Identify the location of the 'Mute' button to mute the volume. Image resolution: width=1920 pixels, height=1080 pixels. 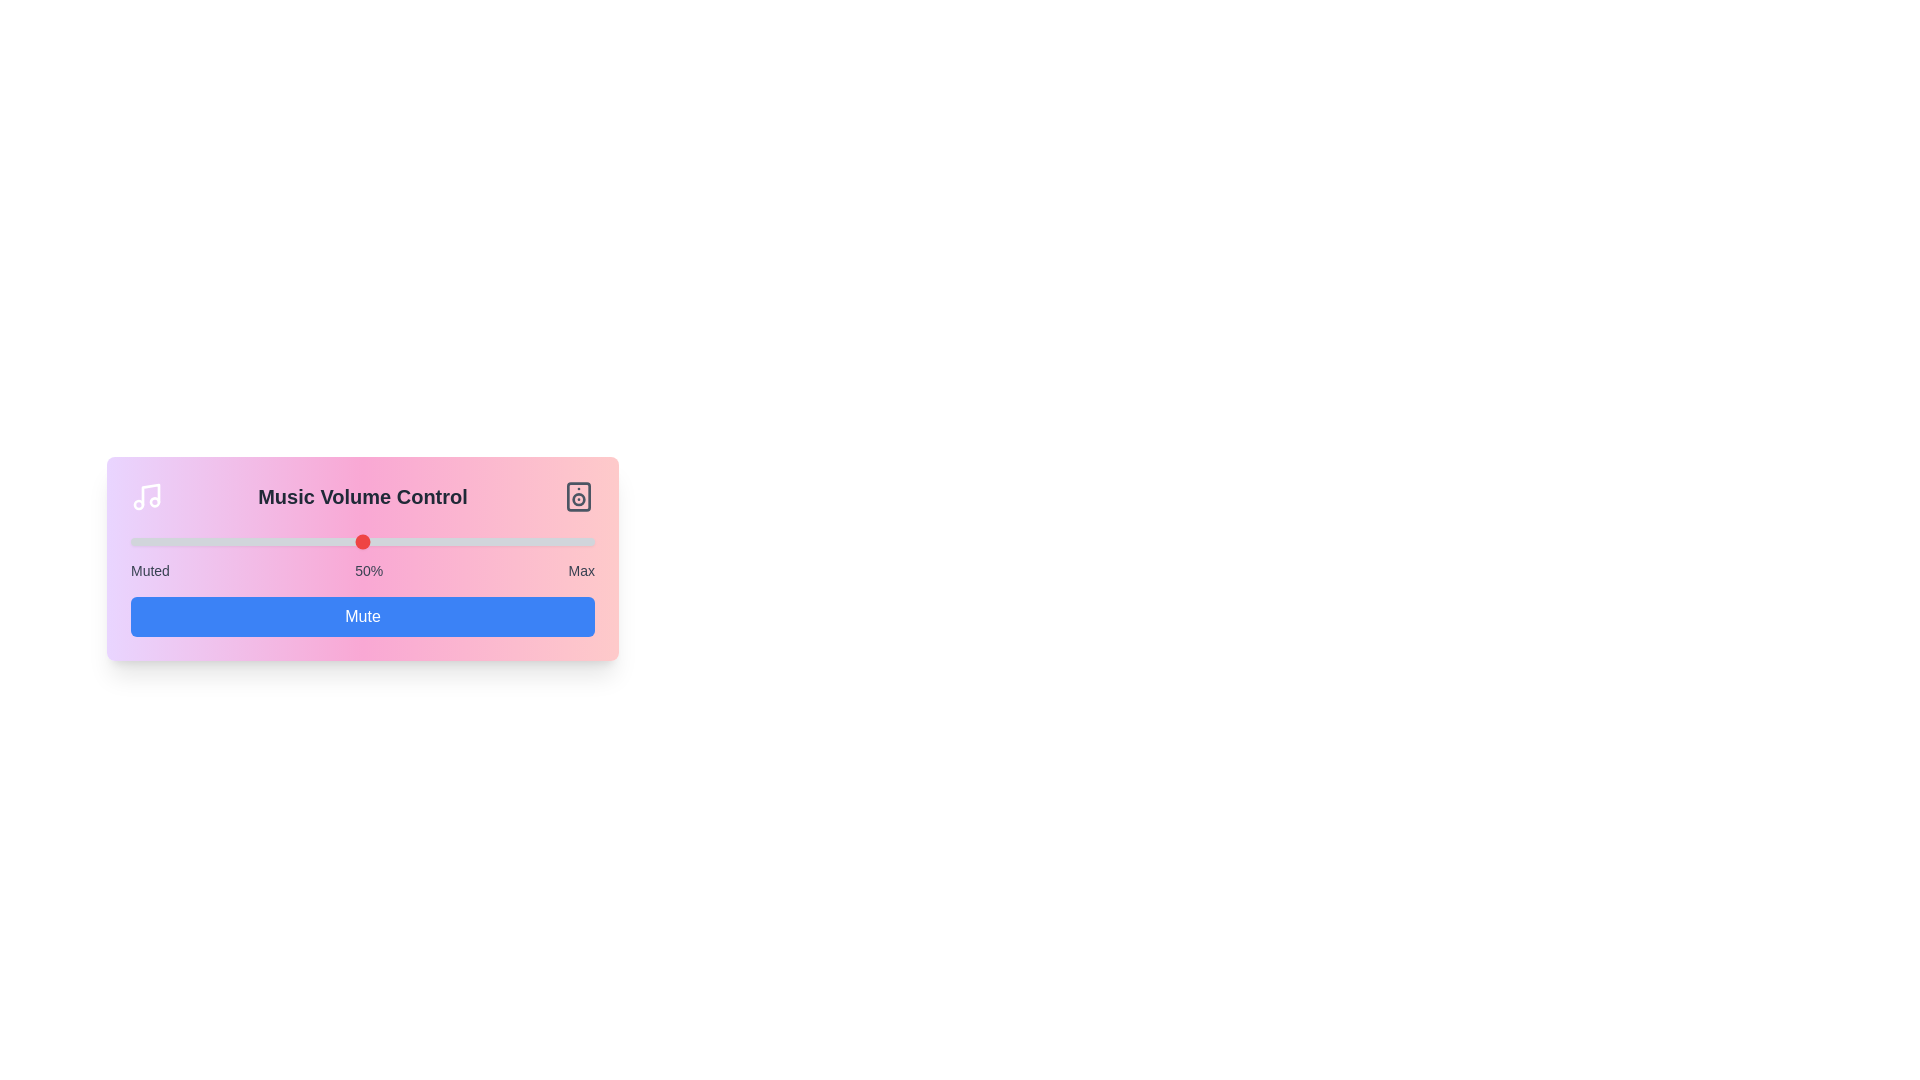
(363, 616).